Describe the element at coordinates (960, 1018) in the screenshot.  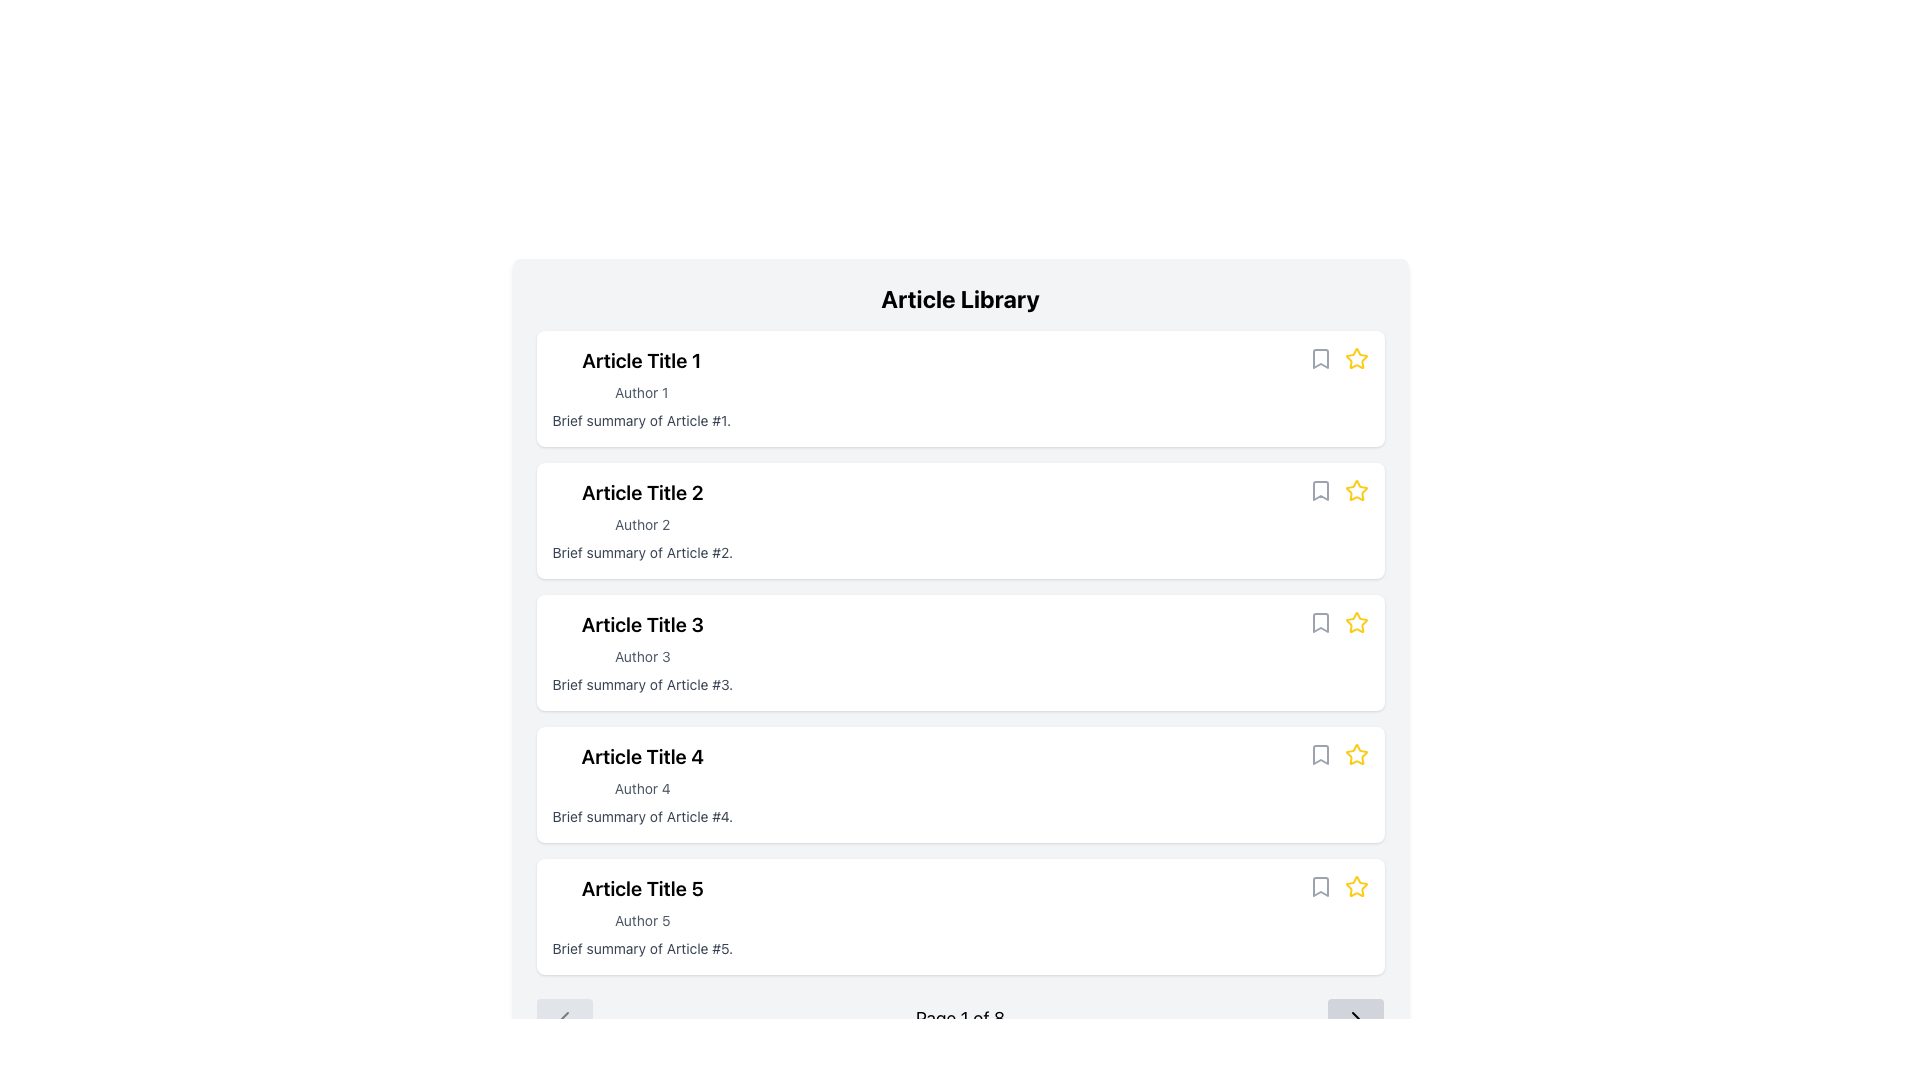
I see `text displayed in the Text Label that shows 'Page 1 of 8', located at the bottom of the 'Article Library' component` at that location.